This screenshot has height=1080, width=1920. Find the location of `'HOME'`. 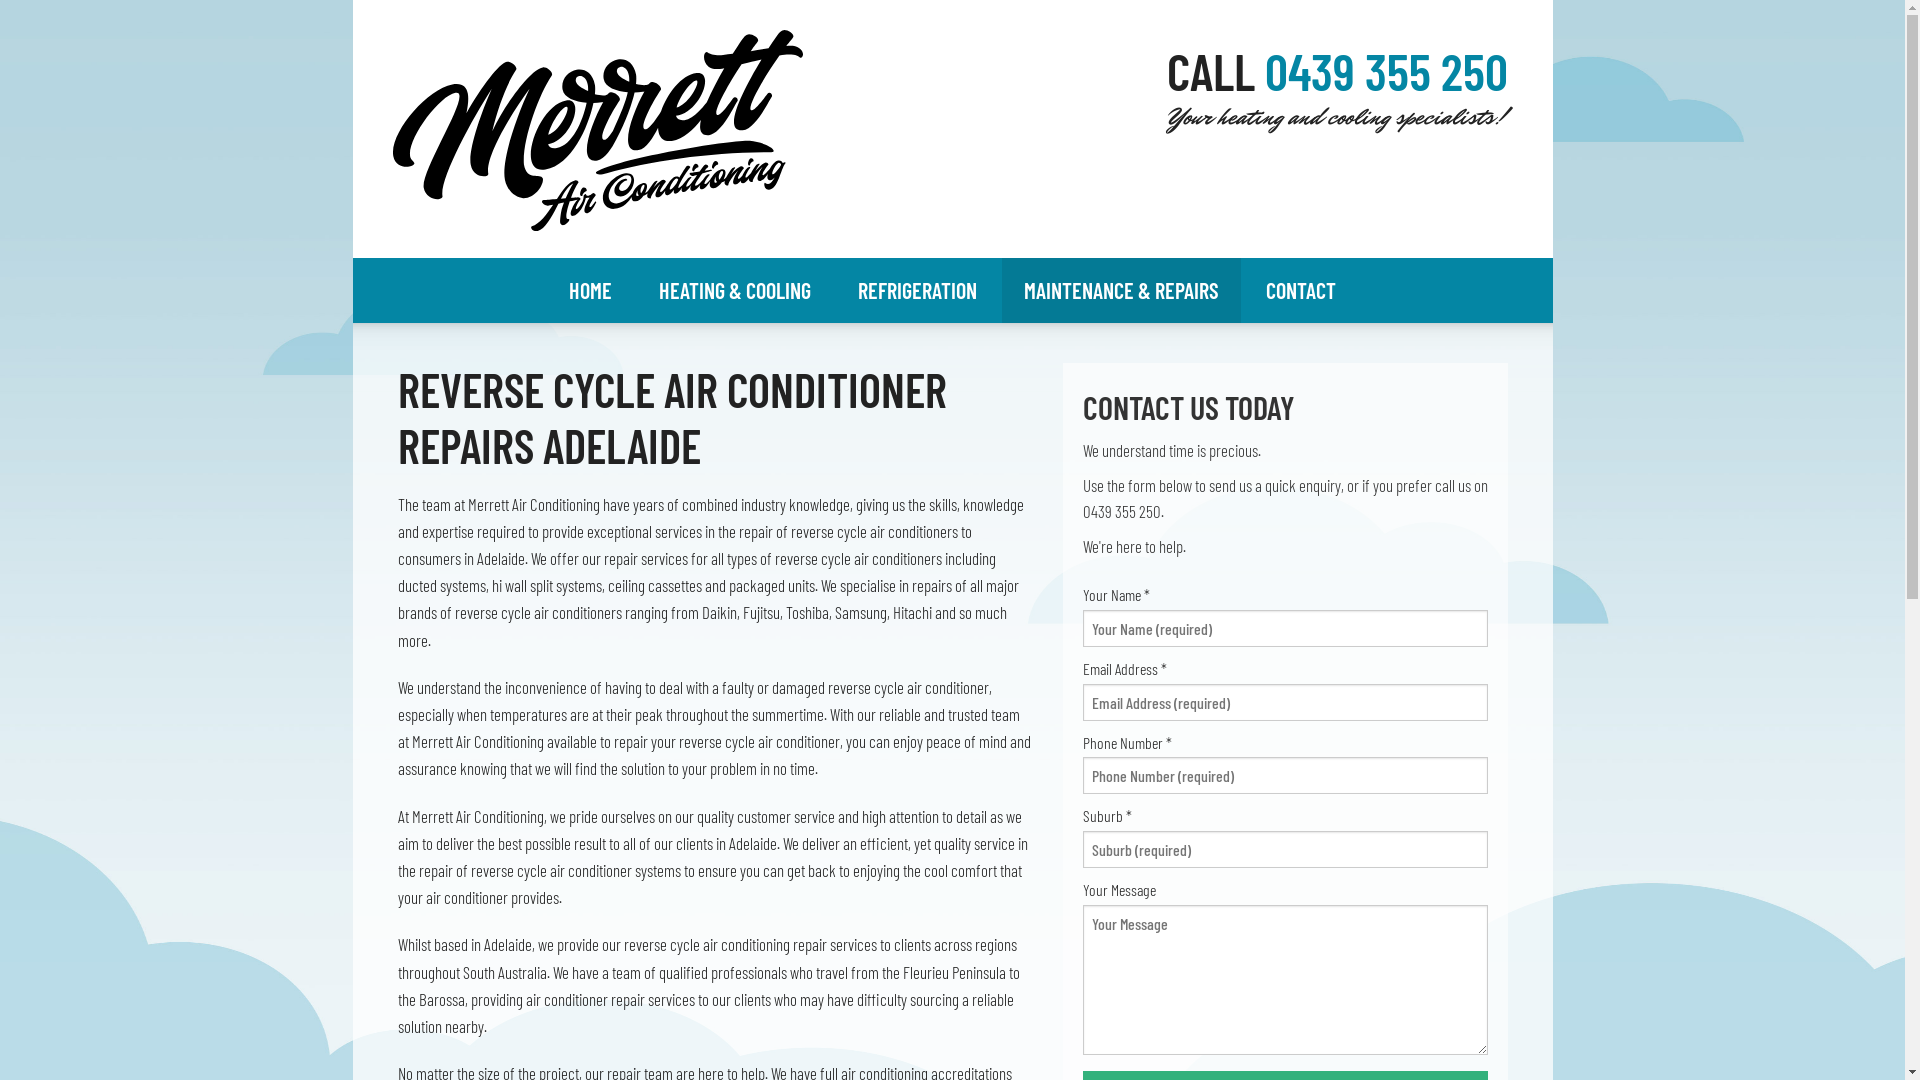

'HOME' is located at coordinates (589, 290).